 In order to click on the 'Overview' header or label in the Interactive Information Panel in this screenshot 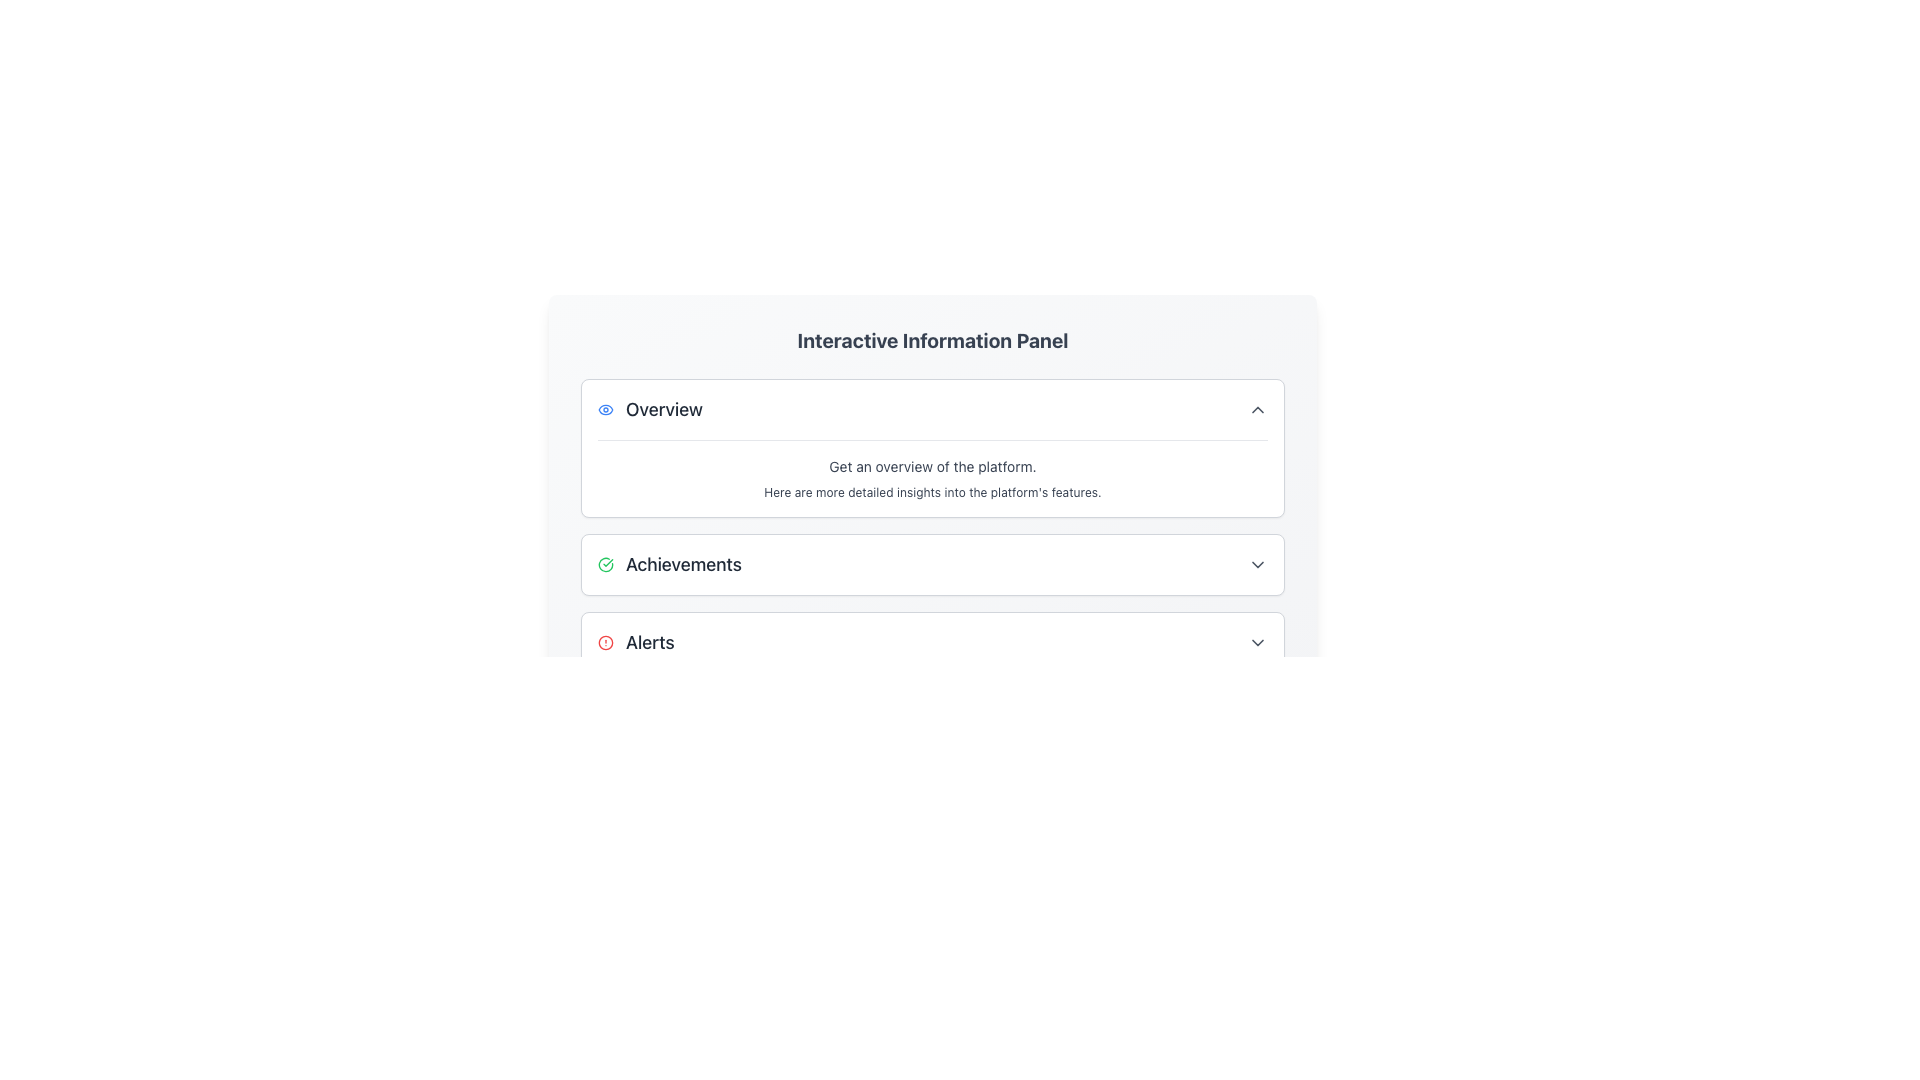, I will do `click(650, 408)`.